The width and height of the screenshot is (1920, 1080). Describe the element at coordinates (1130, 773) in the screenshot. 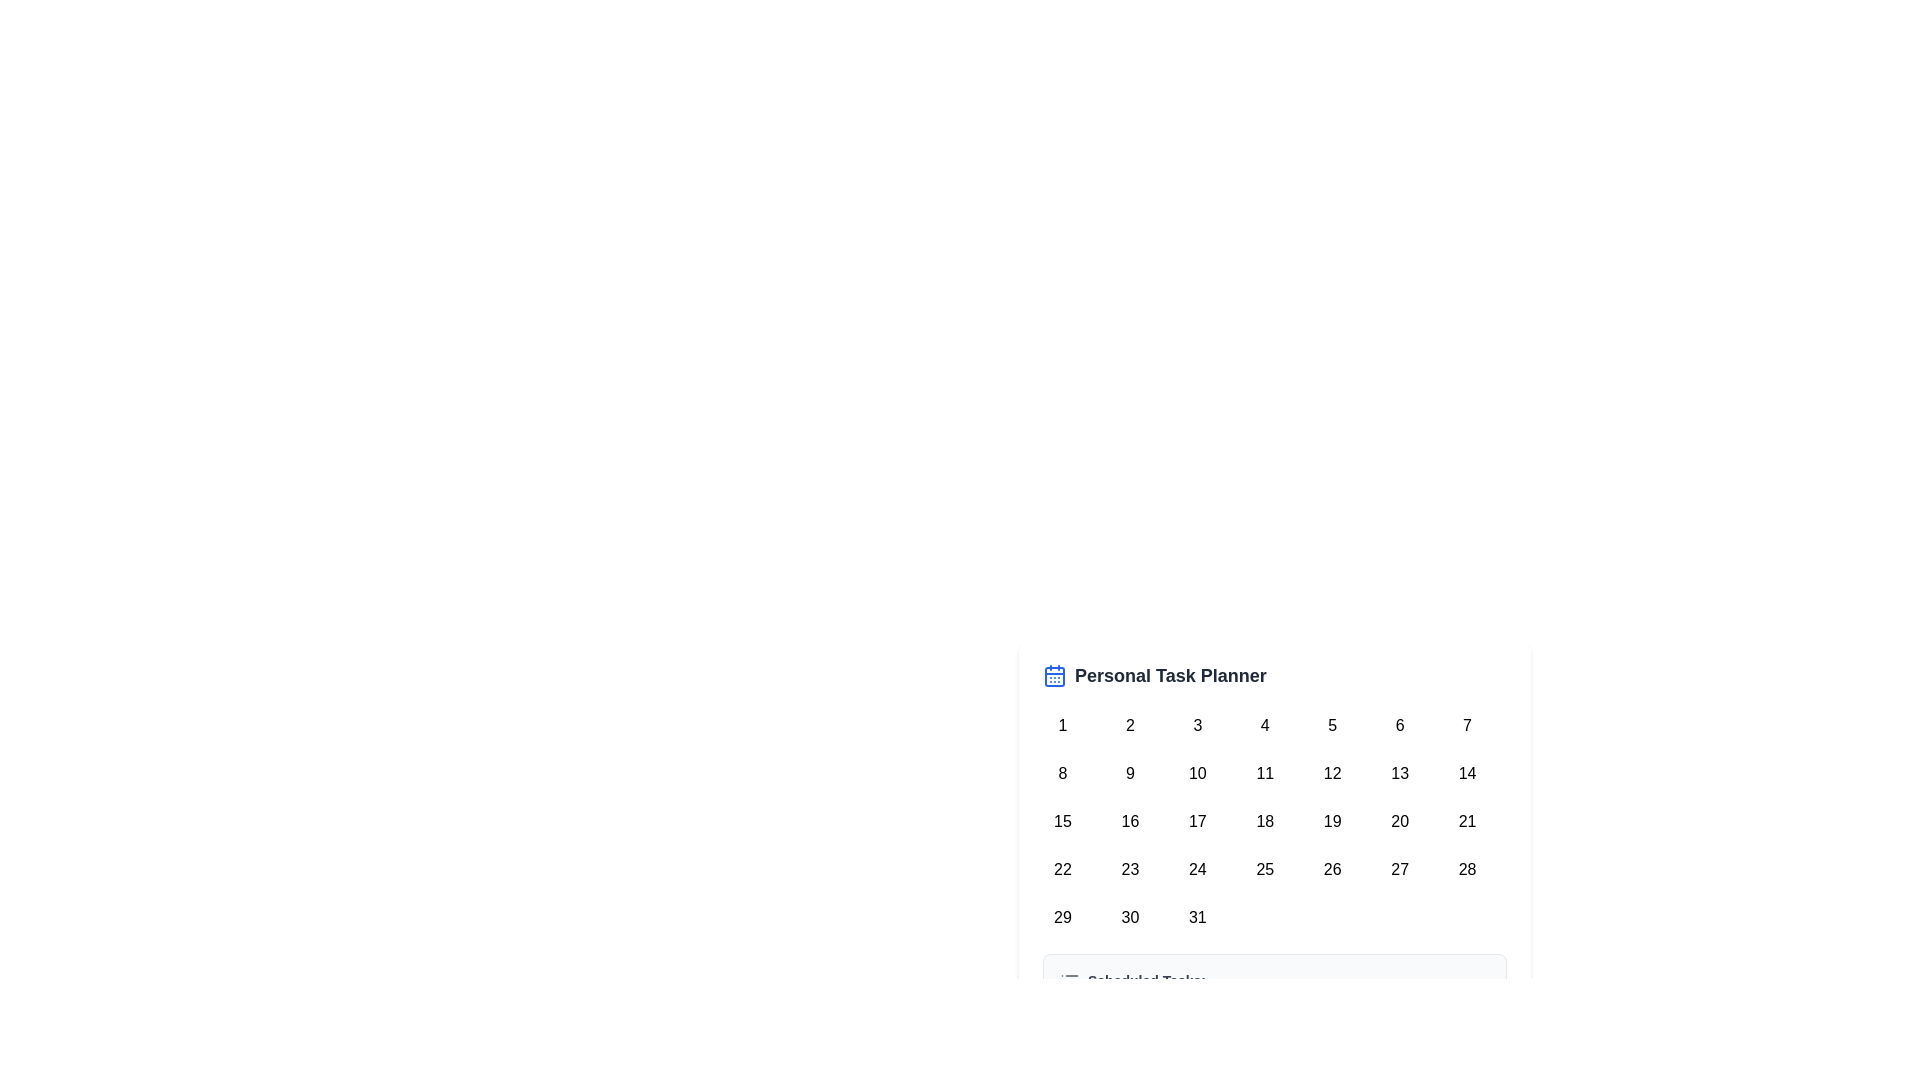

I see `the circular button displaying the number '9' in the 'Personal Task Planner' interface` at that location.